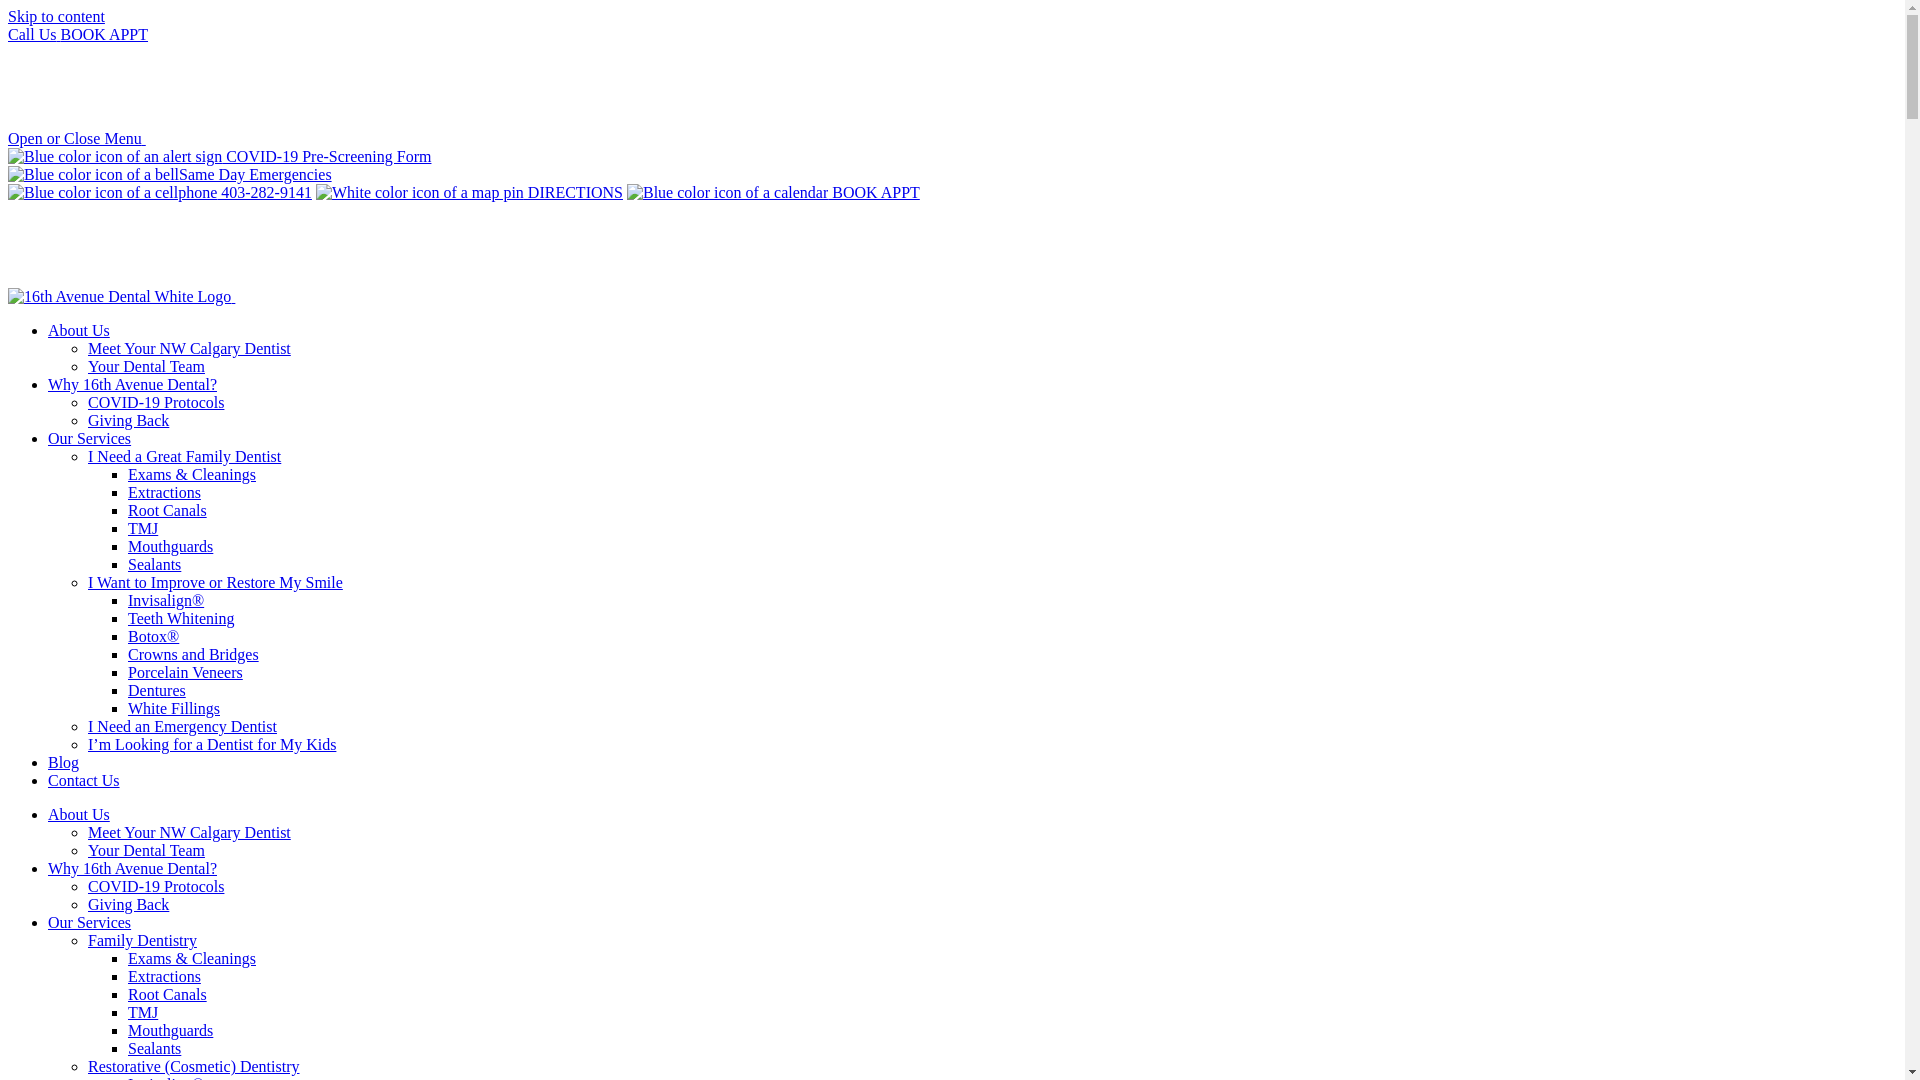 This screenshot has height=1080, width=1920. Describe the element at coordinates (181, 617) in the screenshot. I see `'Teeth Whitening'` at that location.